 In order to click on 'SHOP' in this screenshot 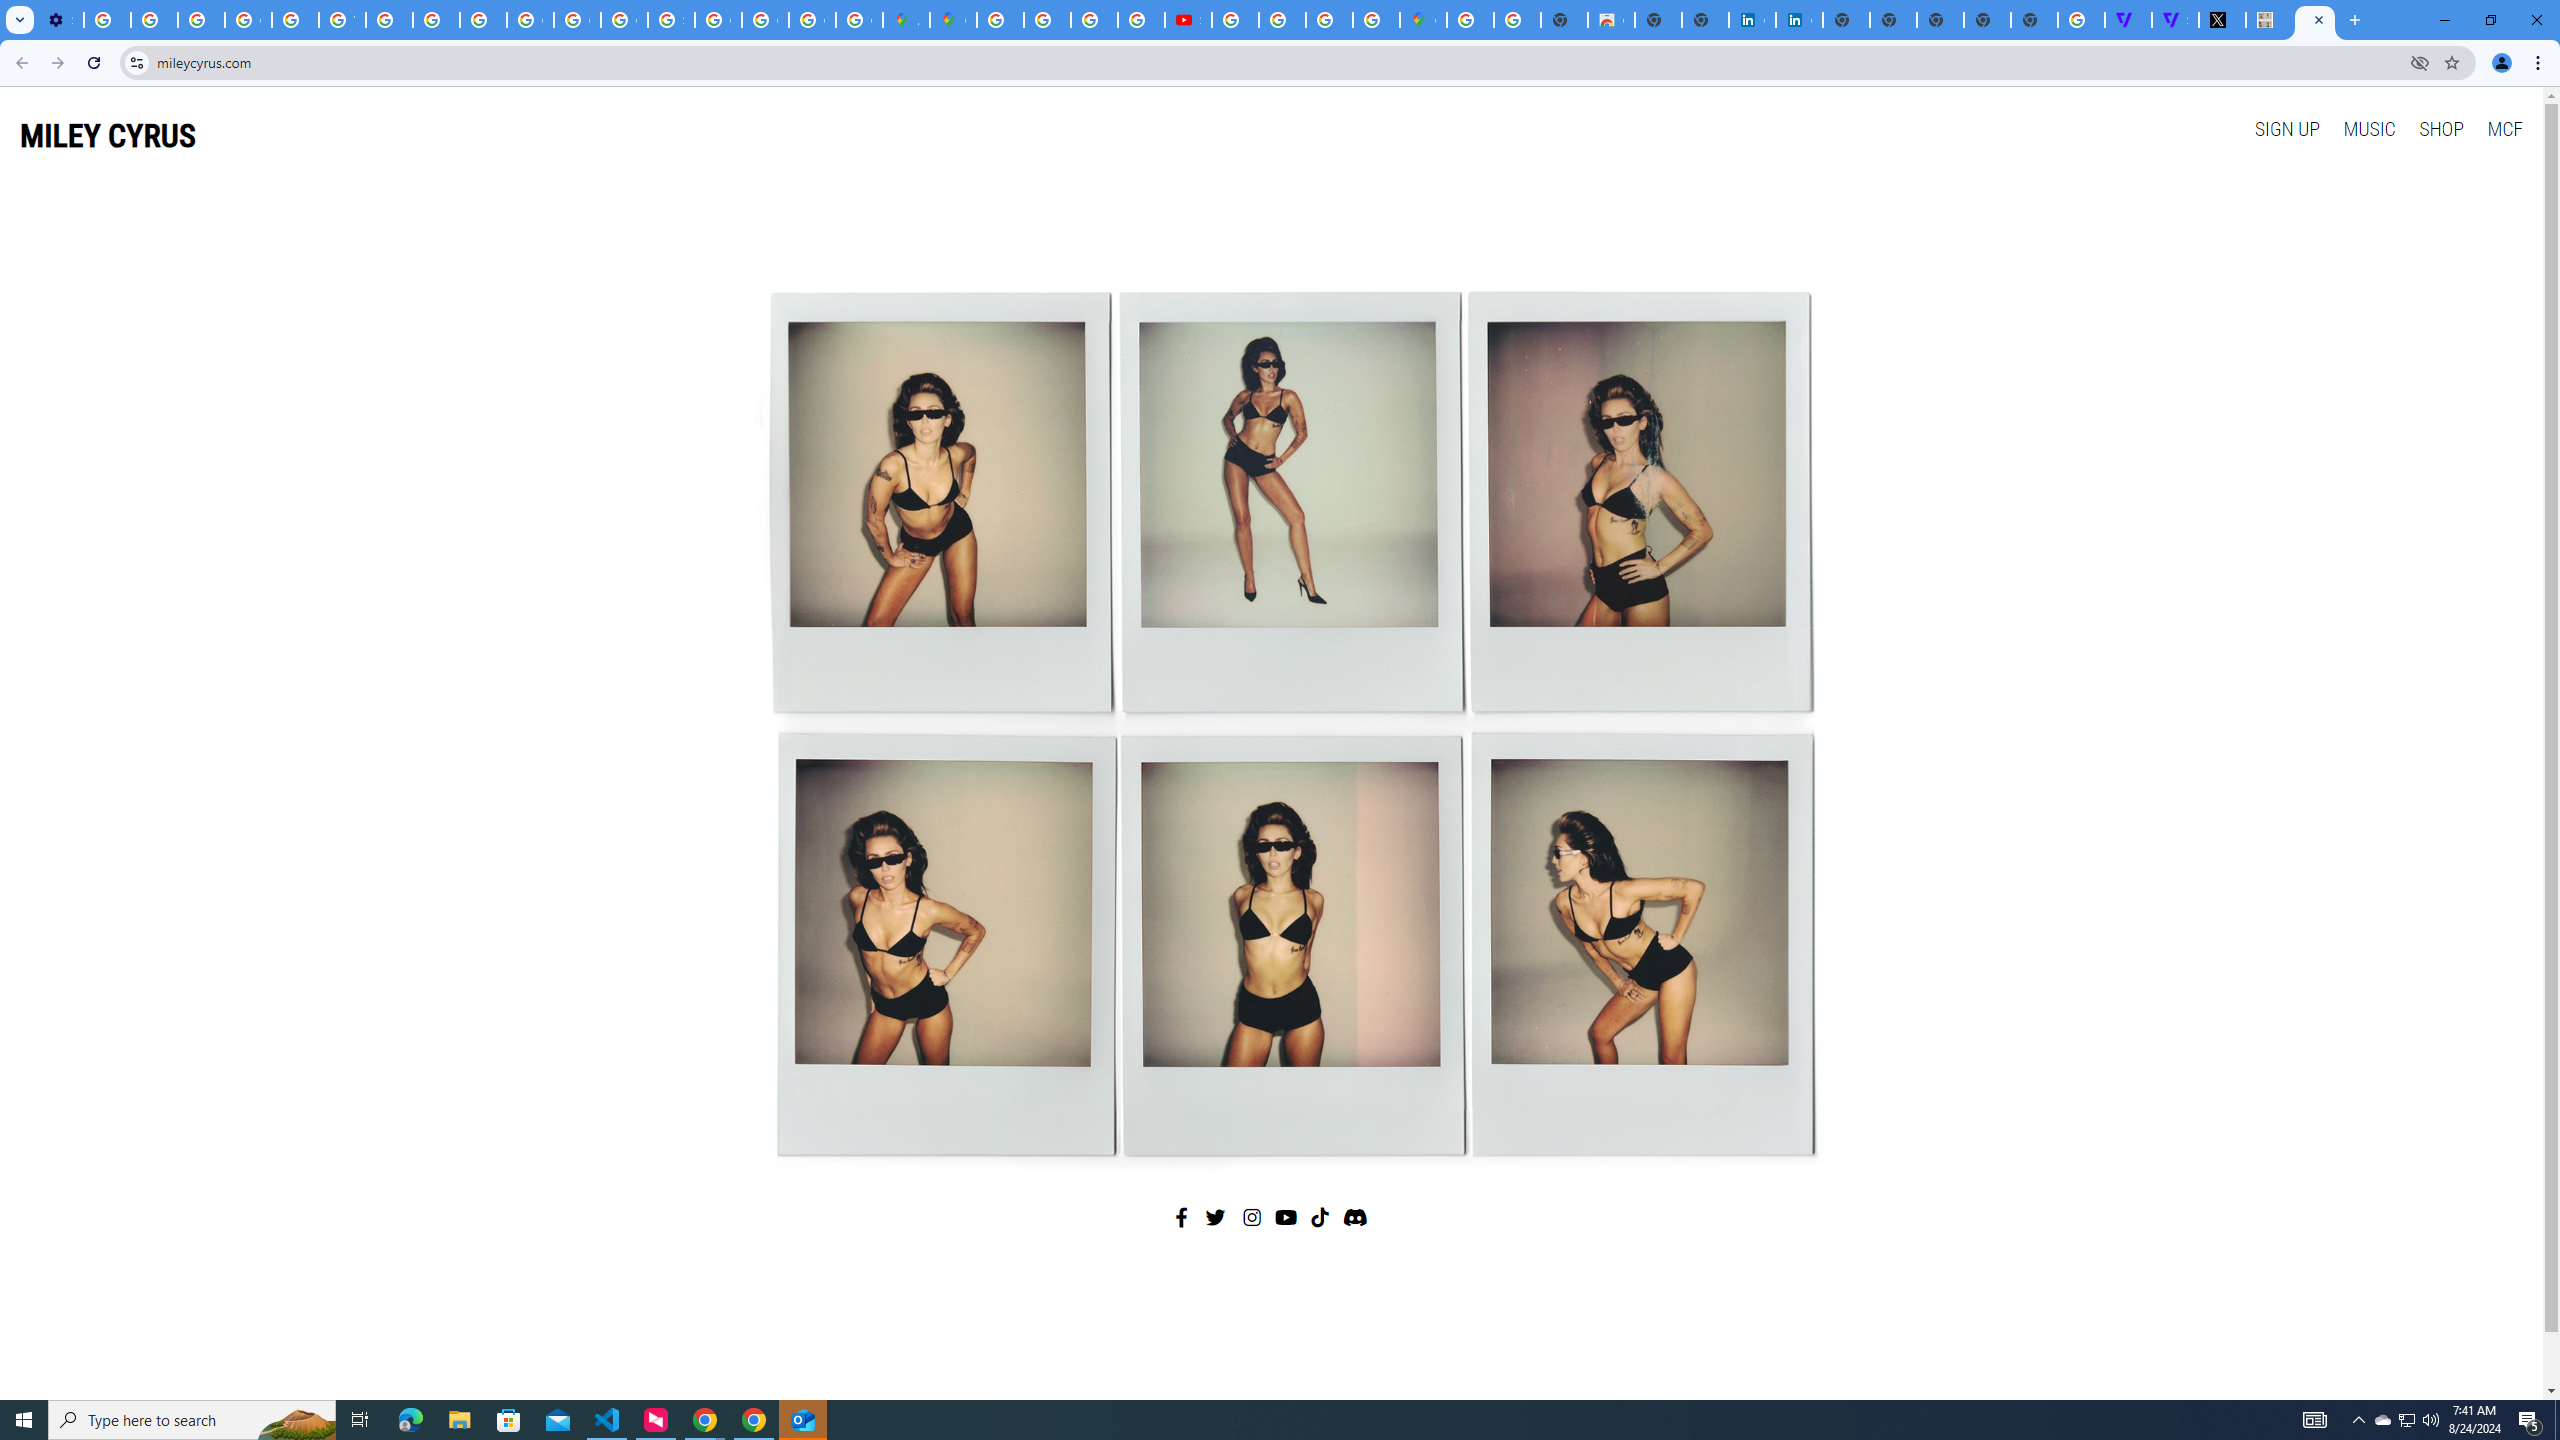, I will do `click(2439, 127)`.